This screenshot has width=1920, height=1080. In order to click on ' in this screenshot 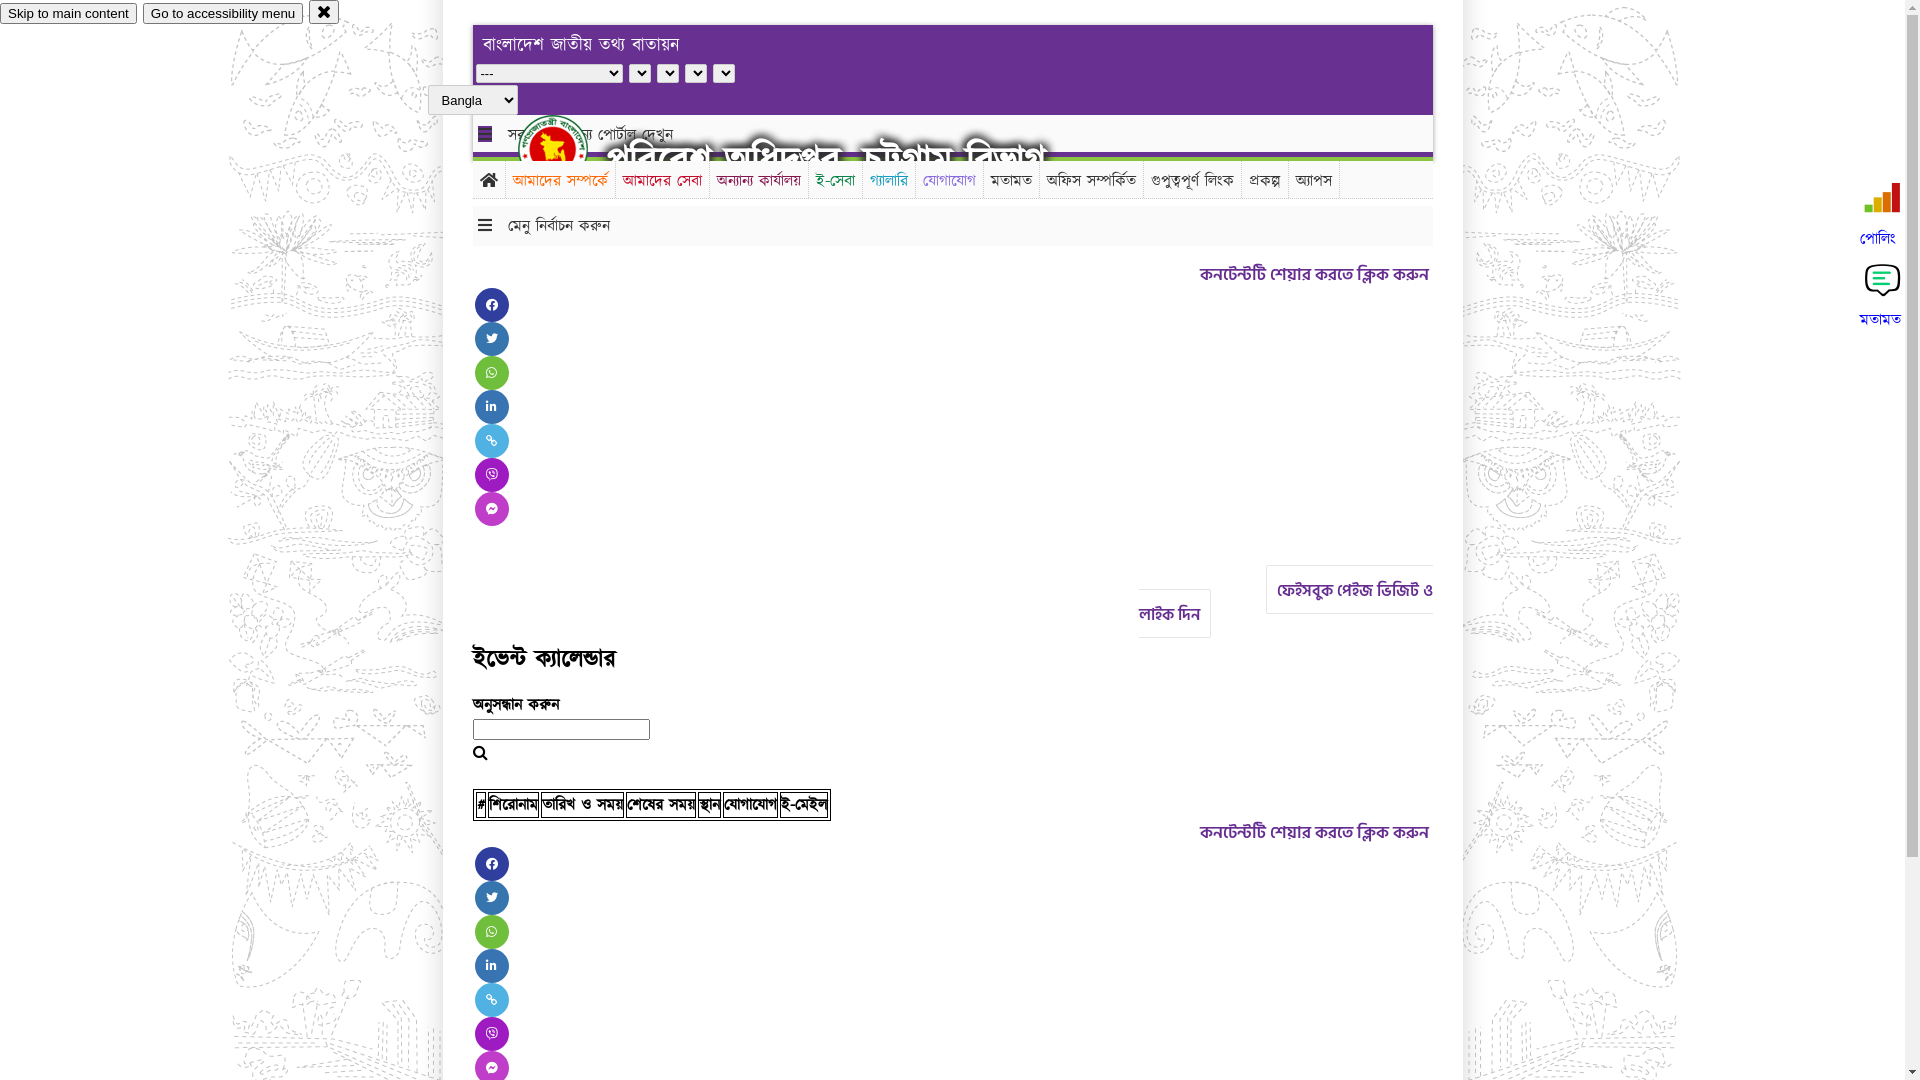, I will do `click(569, 148)`.